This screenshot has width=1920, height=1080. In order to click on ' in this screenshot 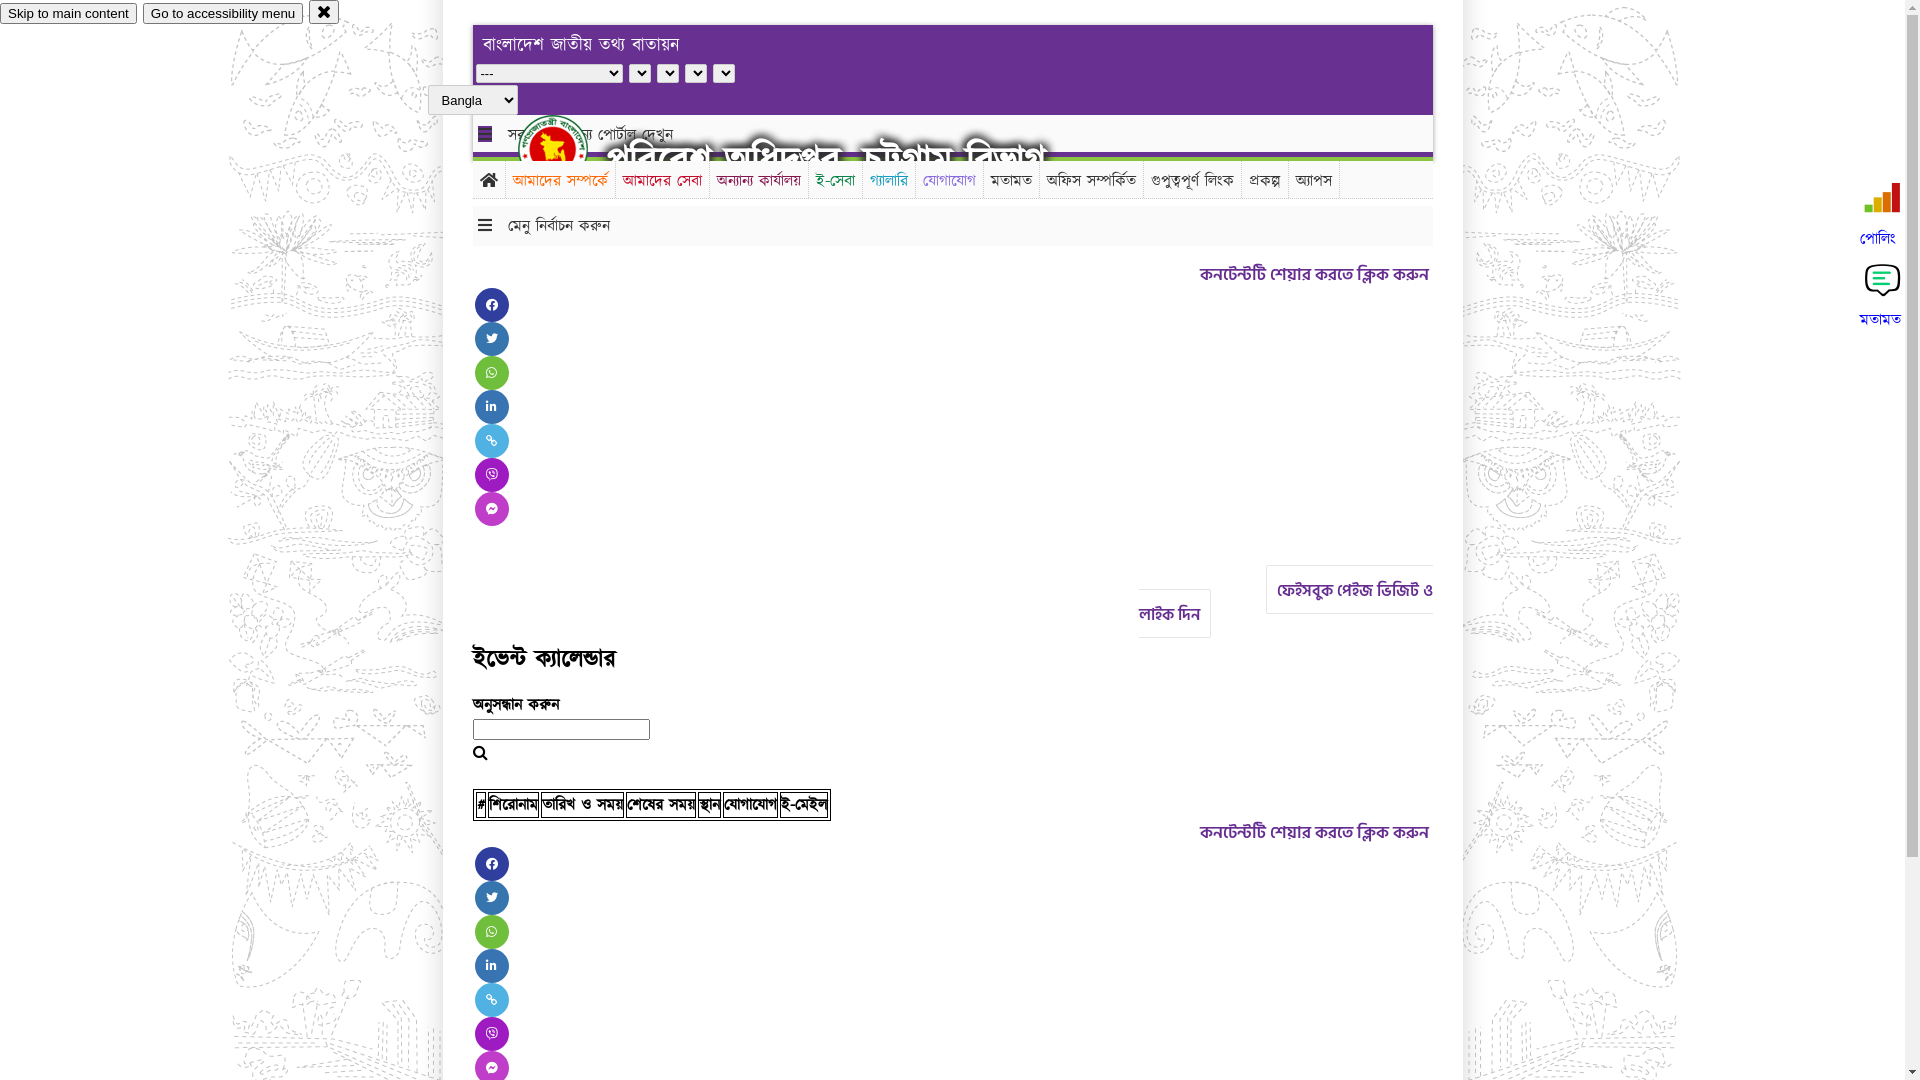, I will do `click(569, 148)`.